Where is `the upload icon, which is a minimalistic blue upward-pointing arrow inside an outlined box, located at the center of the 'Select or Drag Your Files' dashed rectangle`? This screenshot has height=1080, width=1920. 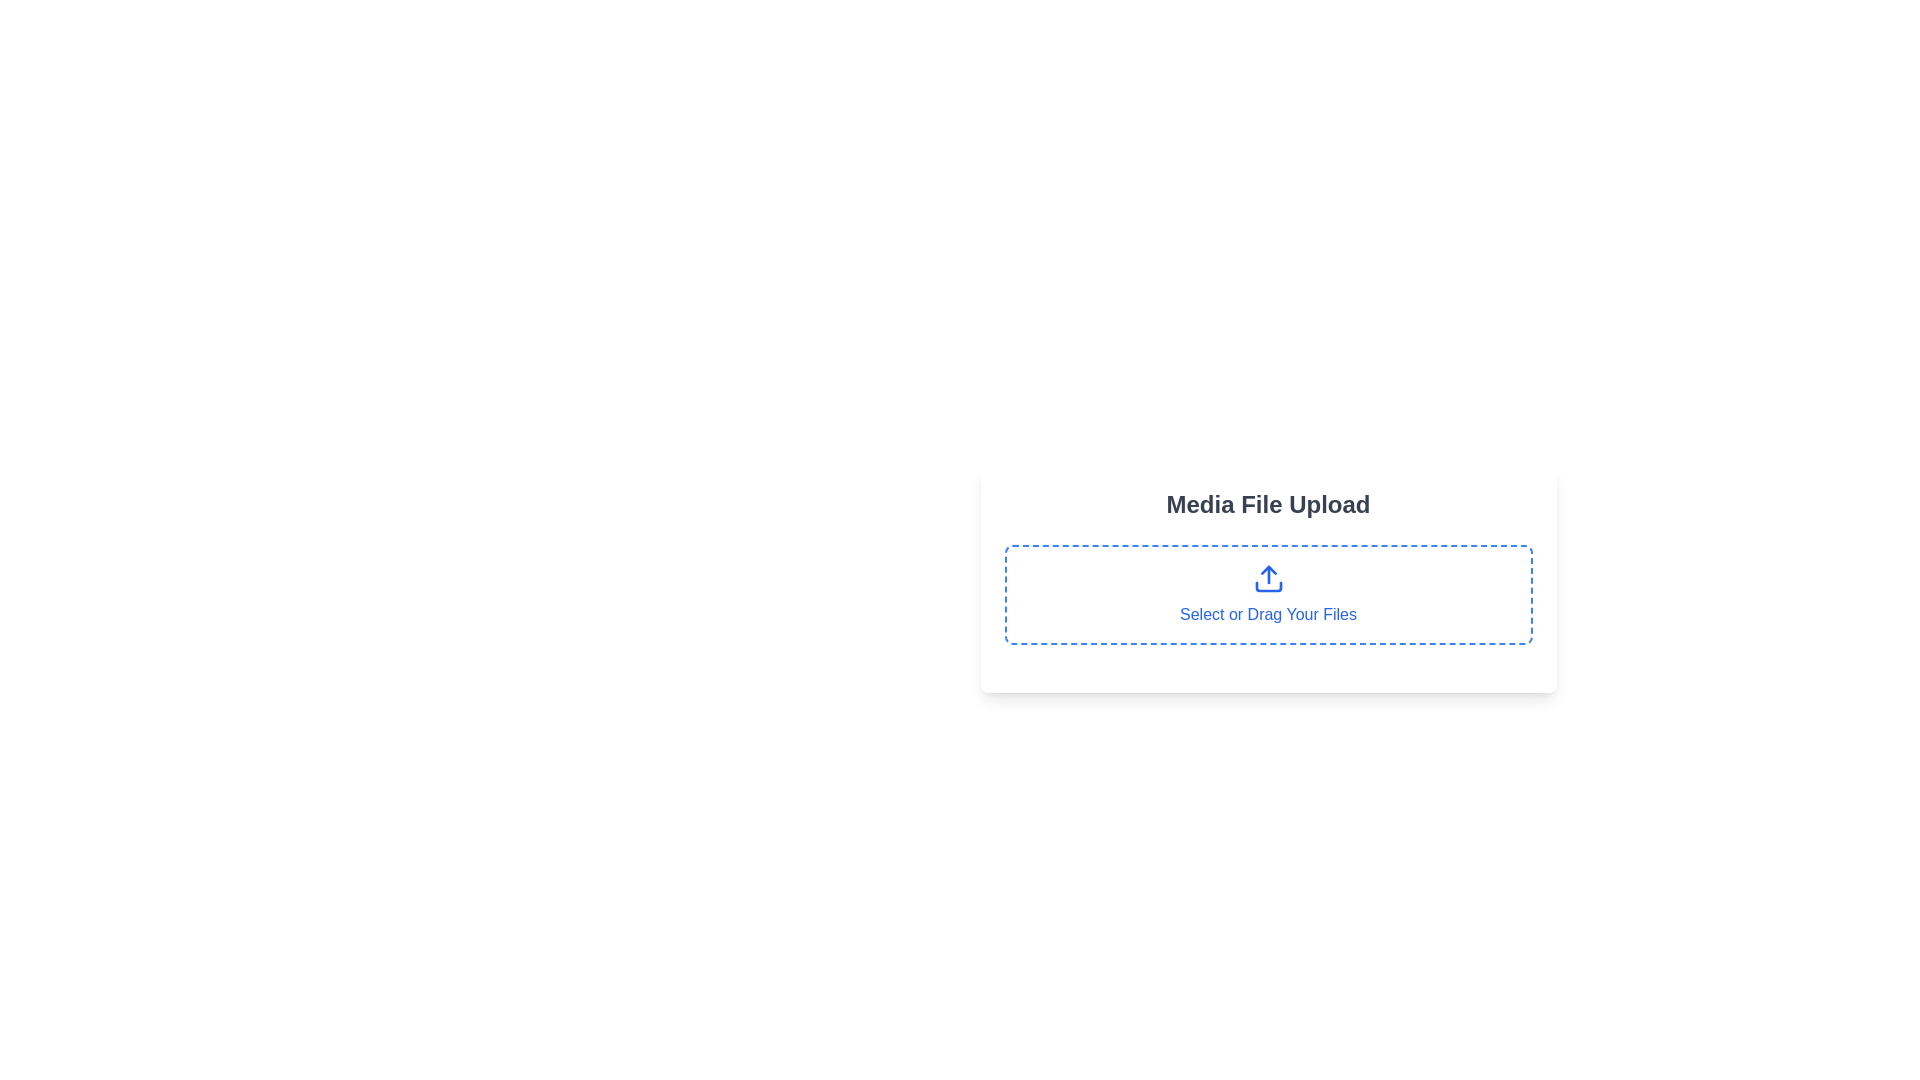 the upload icon, which is a minimalistic blue upward-pointing arrow inside an outlined box, located at the center of the 'Select or Drag Your Files' dashed rectangle is located at coordinates (1267, 578).